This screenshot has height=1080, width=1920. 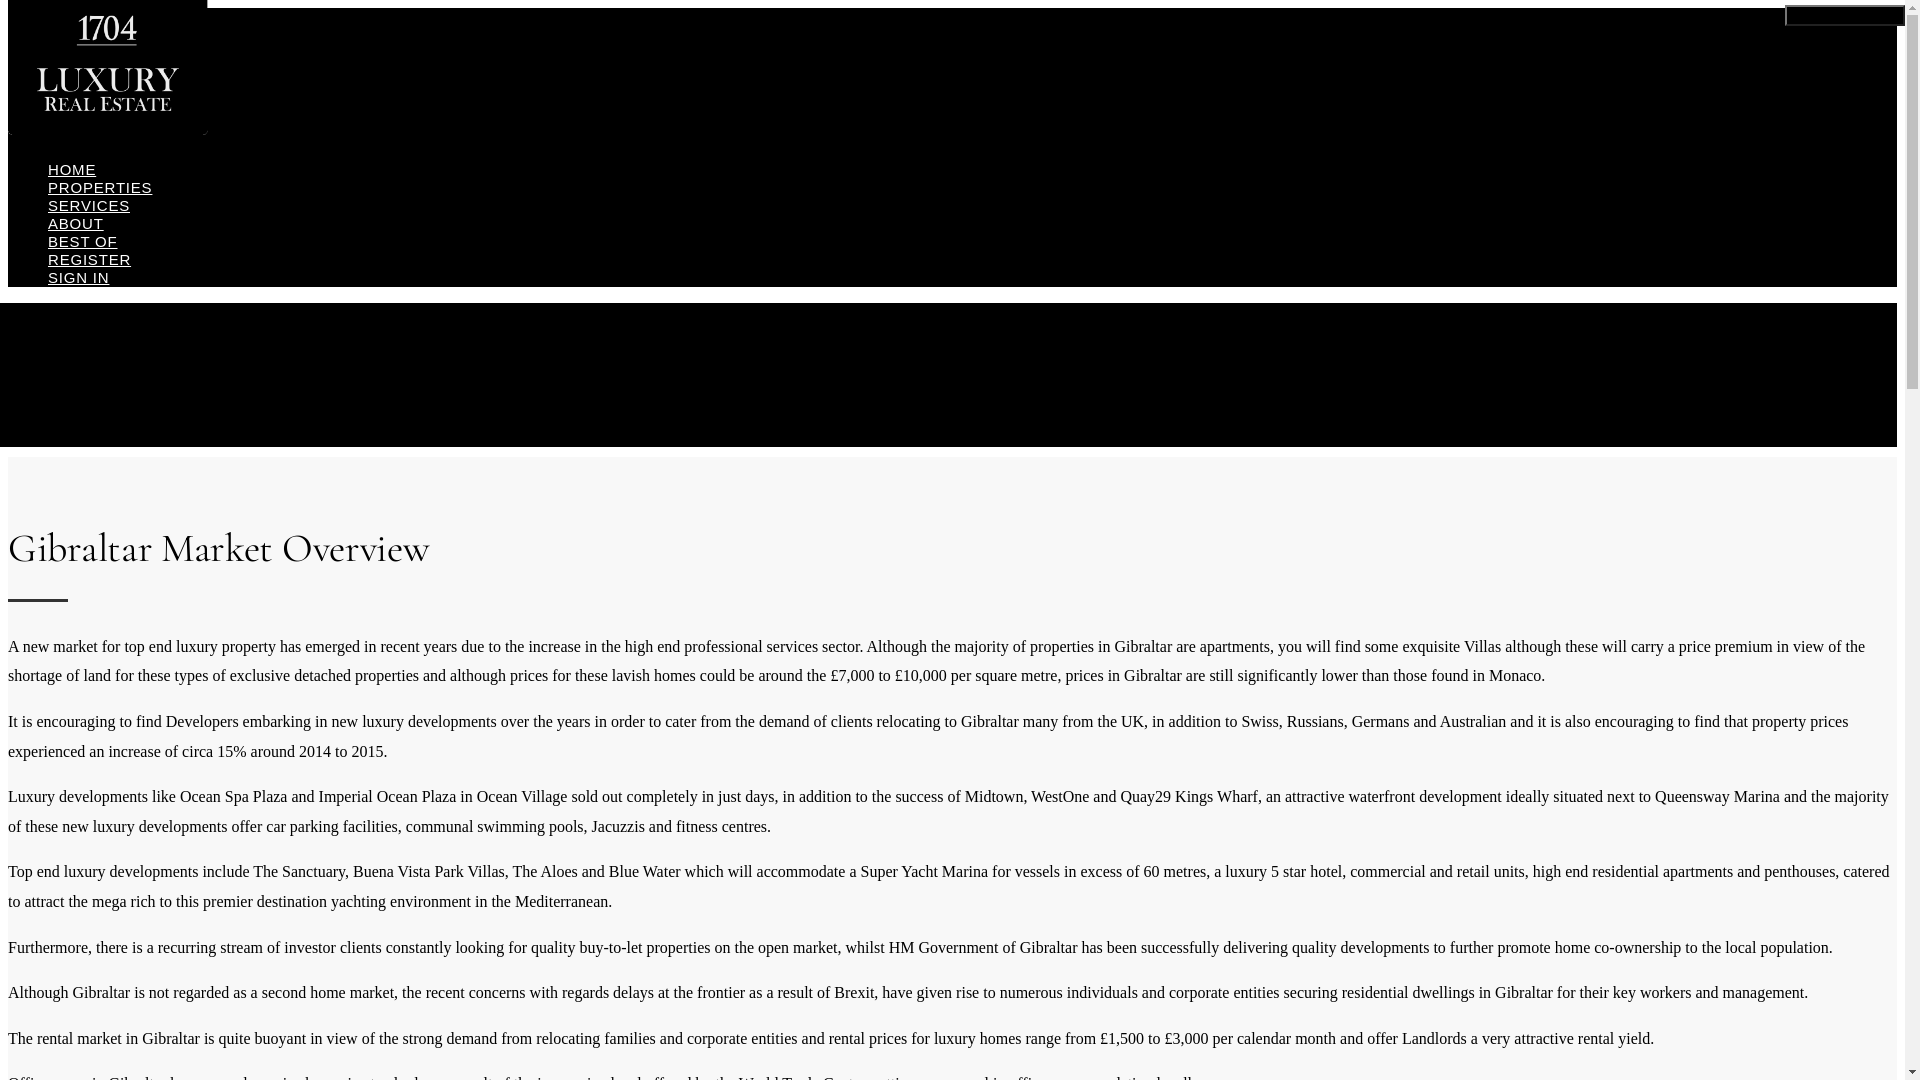 I want to click on 'Toggle Button', so click(x=1855, y=15).